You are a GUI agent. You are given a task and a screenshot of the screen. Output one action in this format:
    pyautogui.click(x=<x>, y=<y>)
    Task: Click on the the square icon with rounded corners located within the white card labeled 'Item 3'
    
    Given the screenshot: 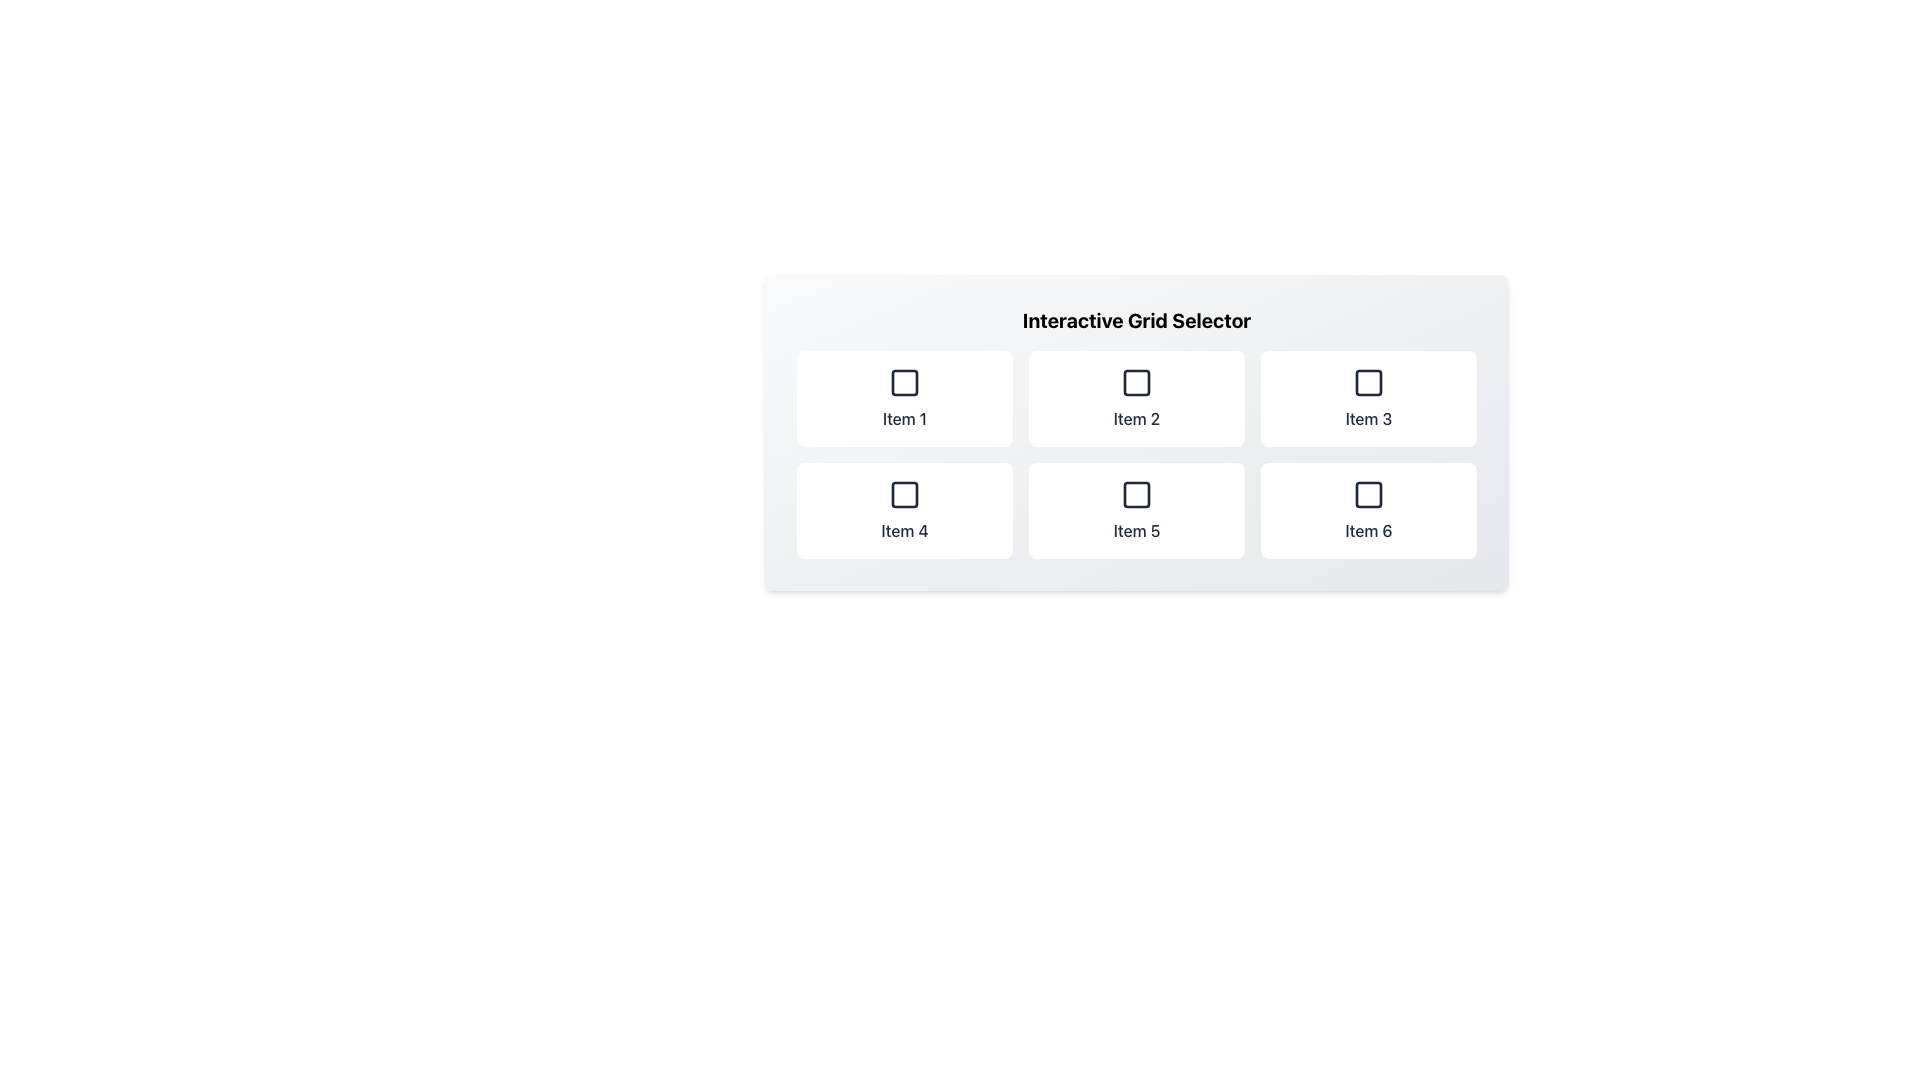 What is the action you would take?
    pyautogui.click(x=1367, y=382)
    